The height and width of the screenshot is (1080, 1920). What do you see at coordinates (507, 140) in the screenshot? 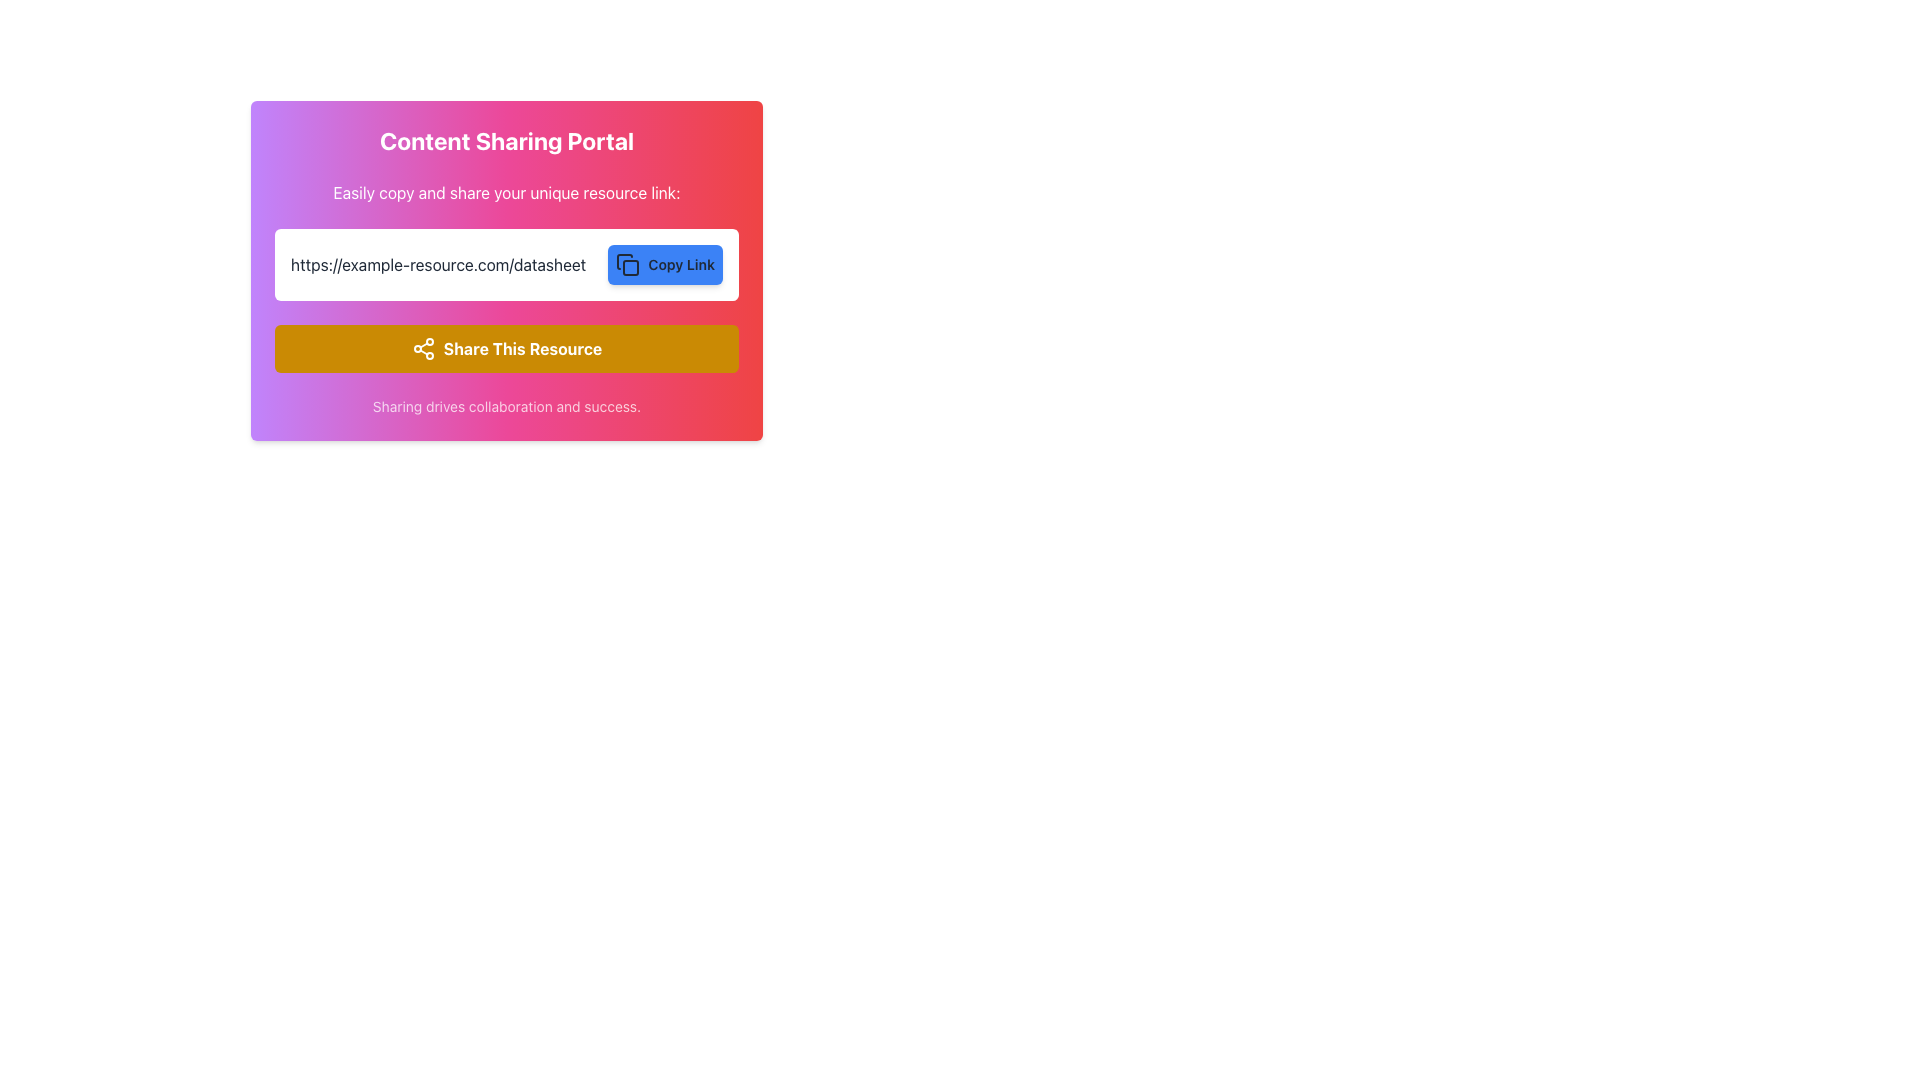
I see `the Heading element that serves as the title for the panel, indicating the primary purpose of the component layout for sharing content` at bounding box center [507, 140].